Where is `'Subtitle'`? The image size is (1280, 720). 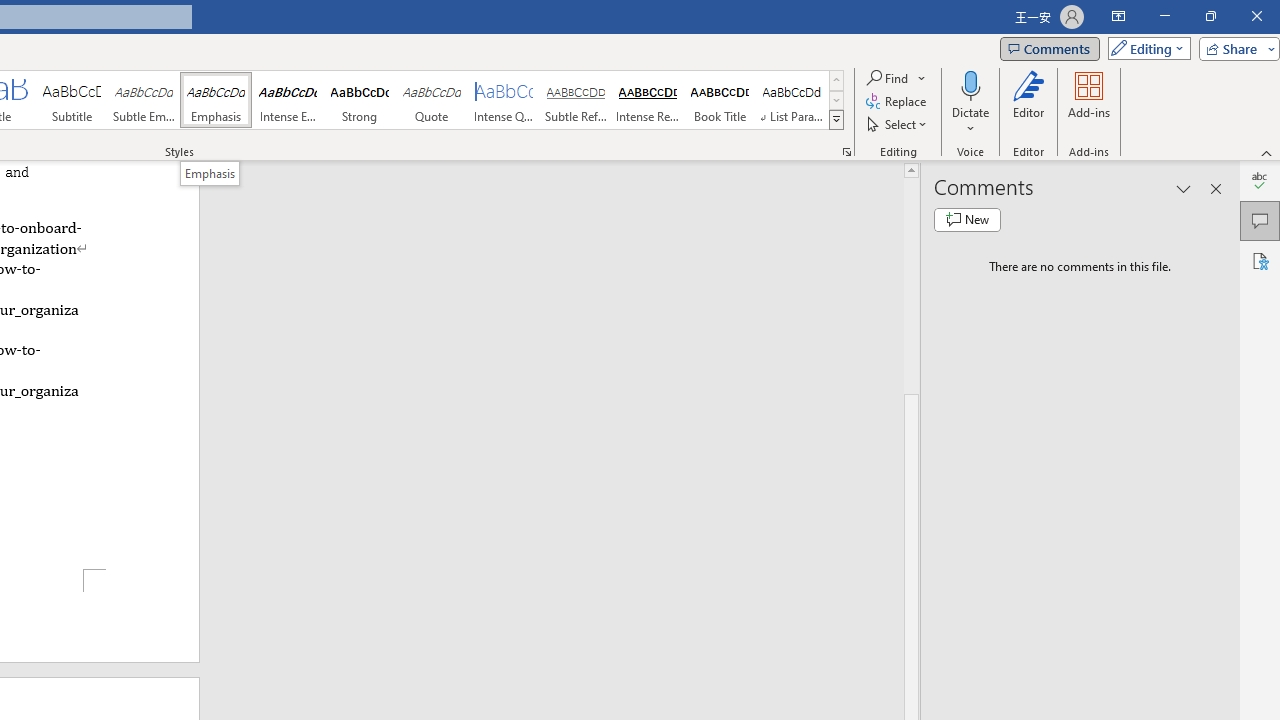
'Subtitle' is located at coordinates (71, 100).